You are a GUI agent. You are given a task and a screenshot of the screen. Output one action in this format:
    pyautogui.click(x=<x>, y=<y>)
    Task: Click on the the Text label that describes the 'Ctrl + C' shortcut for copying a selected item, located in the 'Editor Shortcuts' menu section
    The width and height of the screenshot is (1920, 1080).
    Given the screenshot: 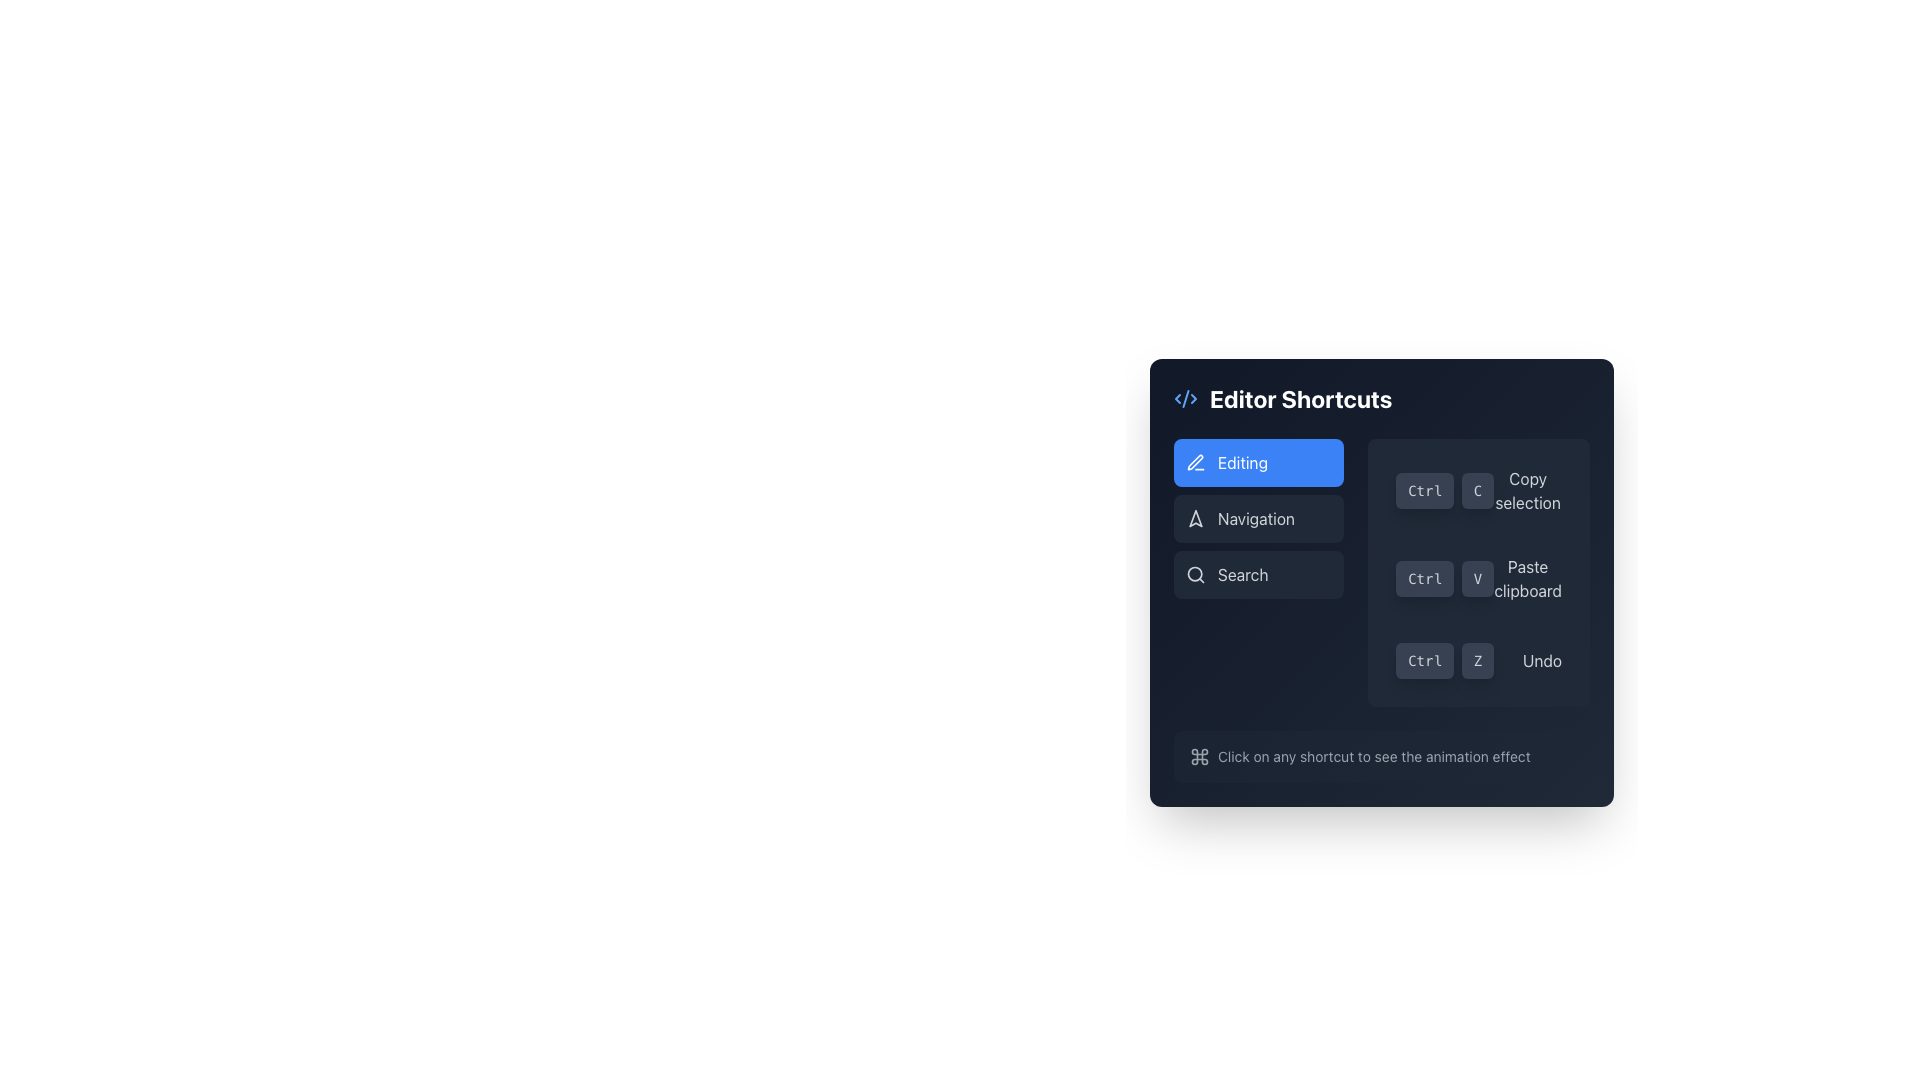 What is the action you would take?
    pyautogui.click(x=1527, y=490)
    